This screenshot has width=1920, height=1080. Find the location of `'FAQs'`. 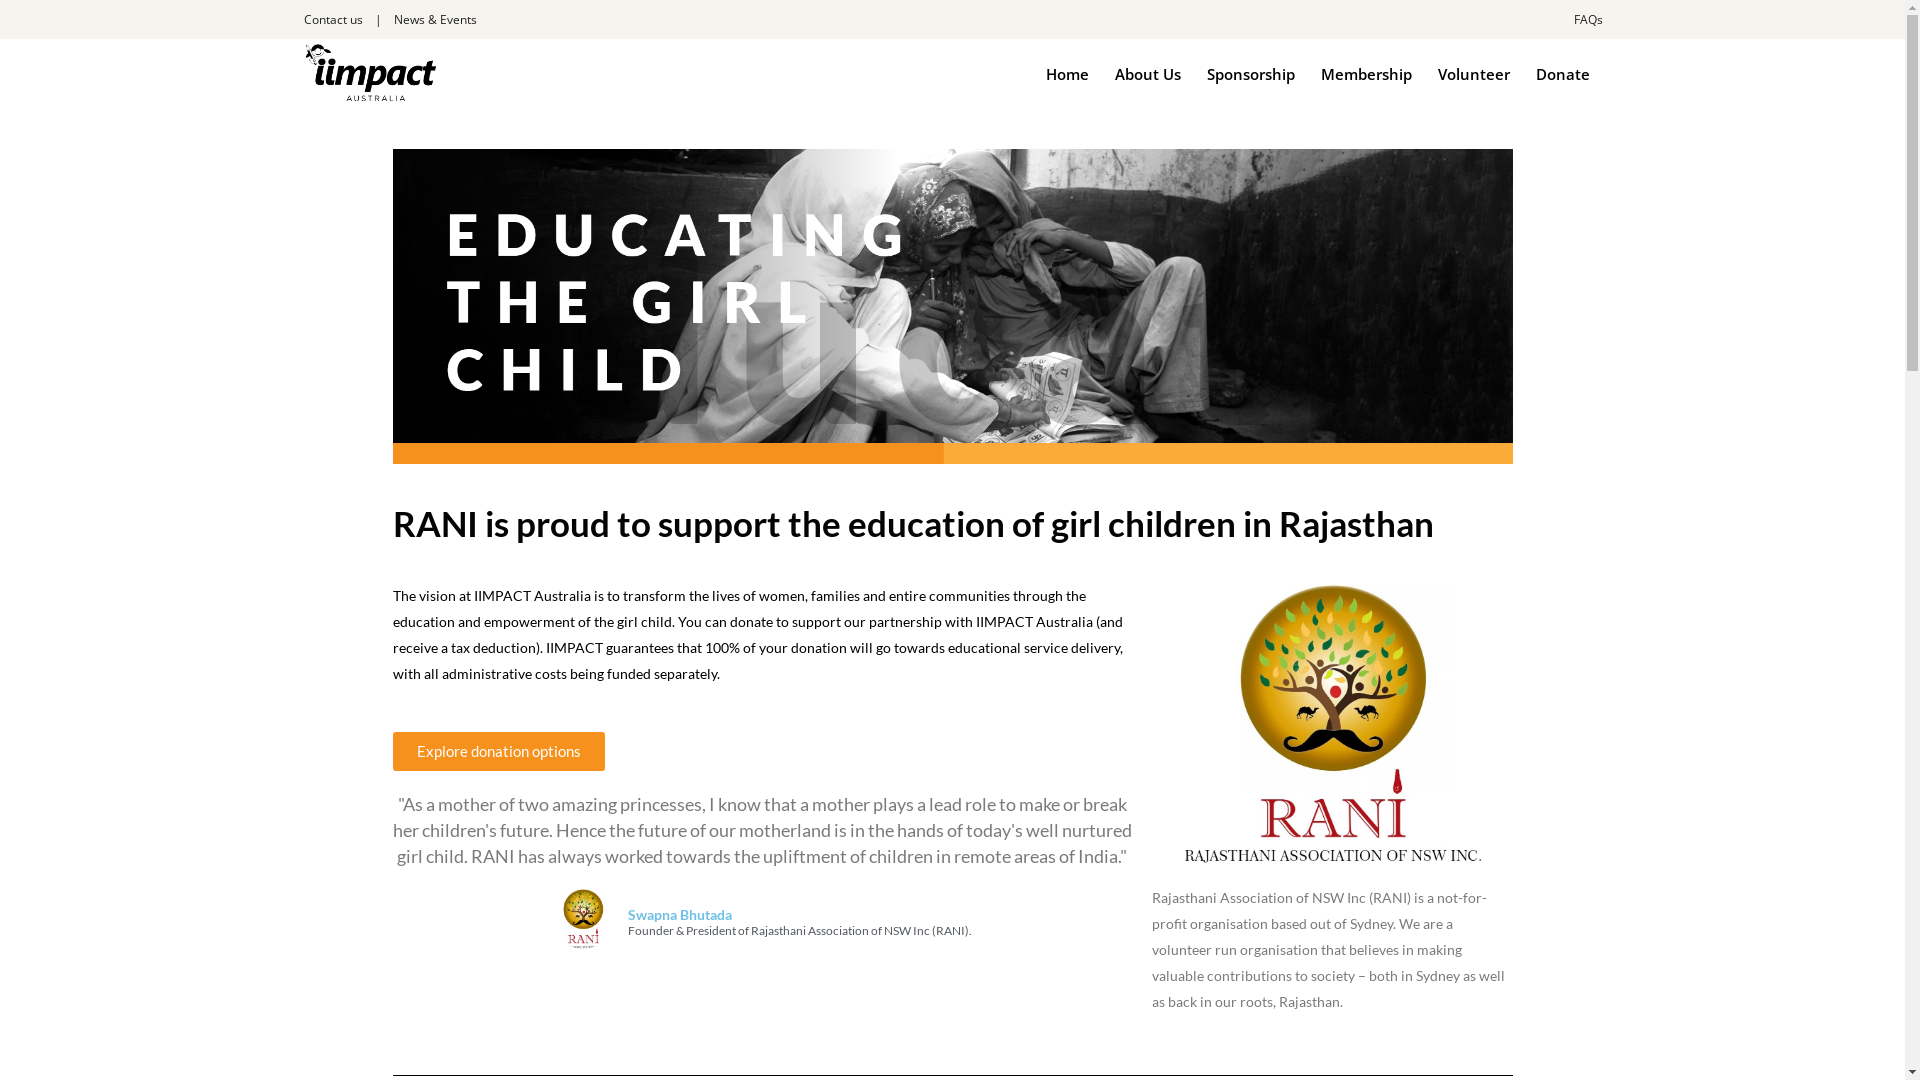

'FAQs' is located at coordinates (1587, 19).